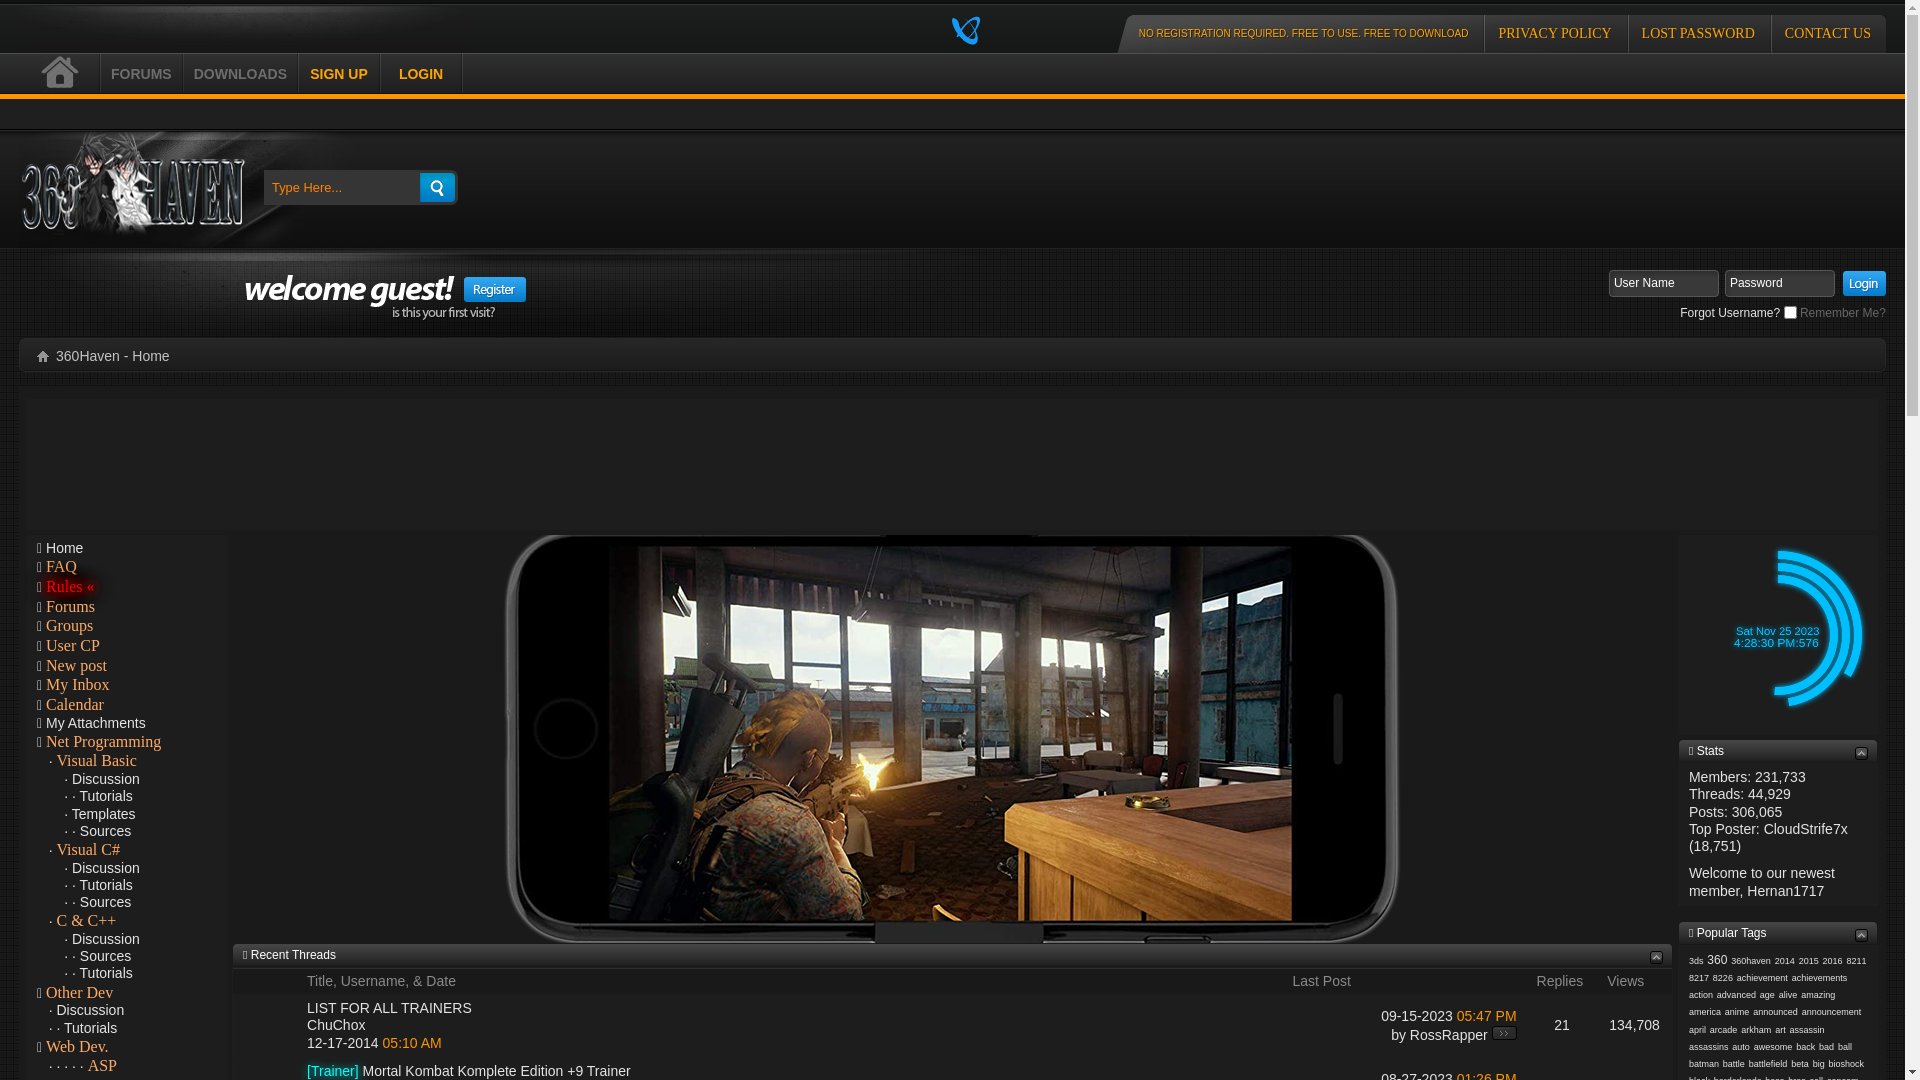 This screenshot has height=1080, width=1920. I want to click on 'age', so click(1767, 995).